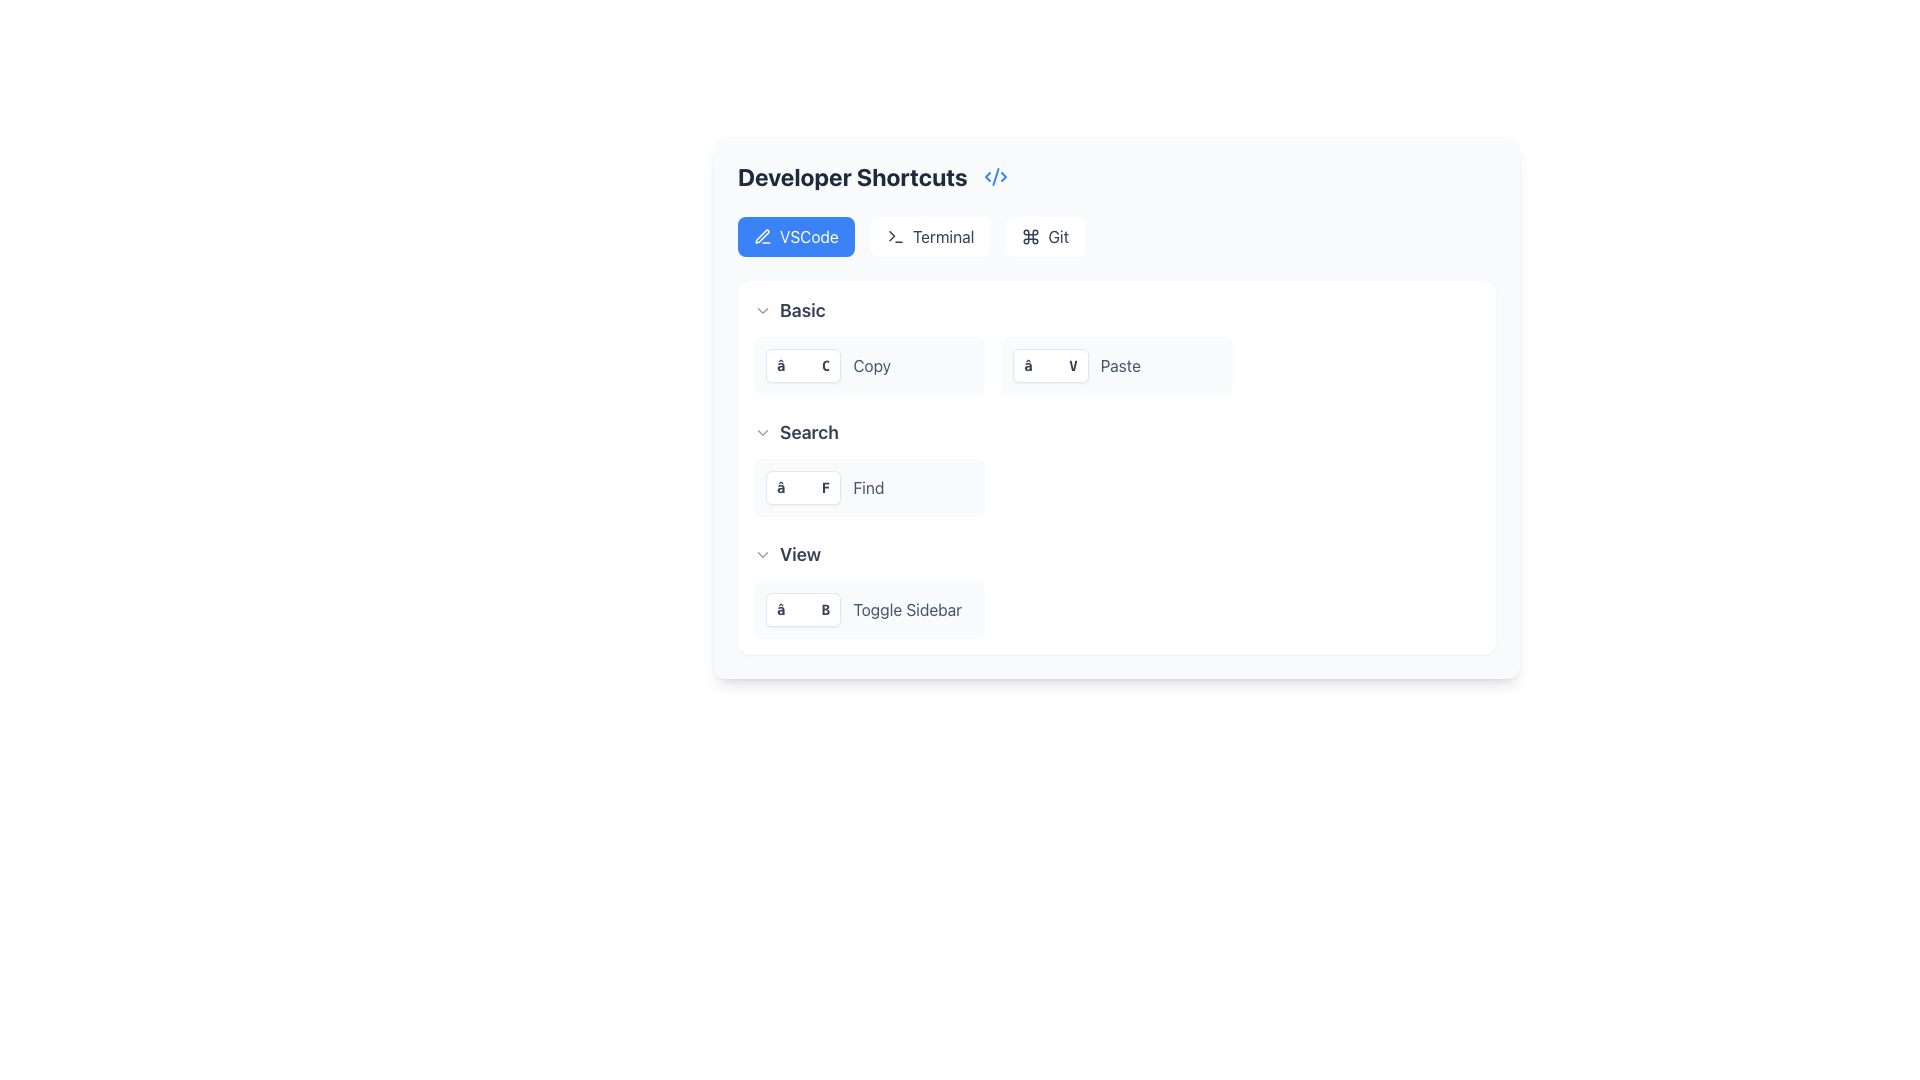 This screenshot has width=1920, height=1080. Describe the element at coordinates (802, 311) in the screenshot. I see `the 'Basic' text label, which is styled in bold and dark slate-gray, centrally located in a horizontal row near the upper portion of the main content area` at that location.